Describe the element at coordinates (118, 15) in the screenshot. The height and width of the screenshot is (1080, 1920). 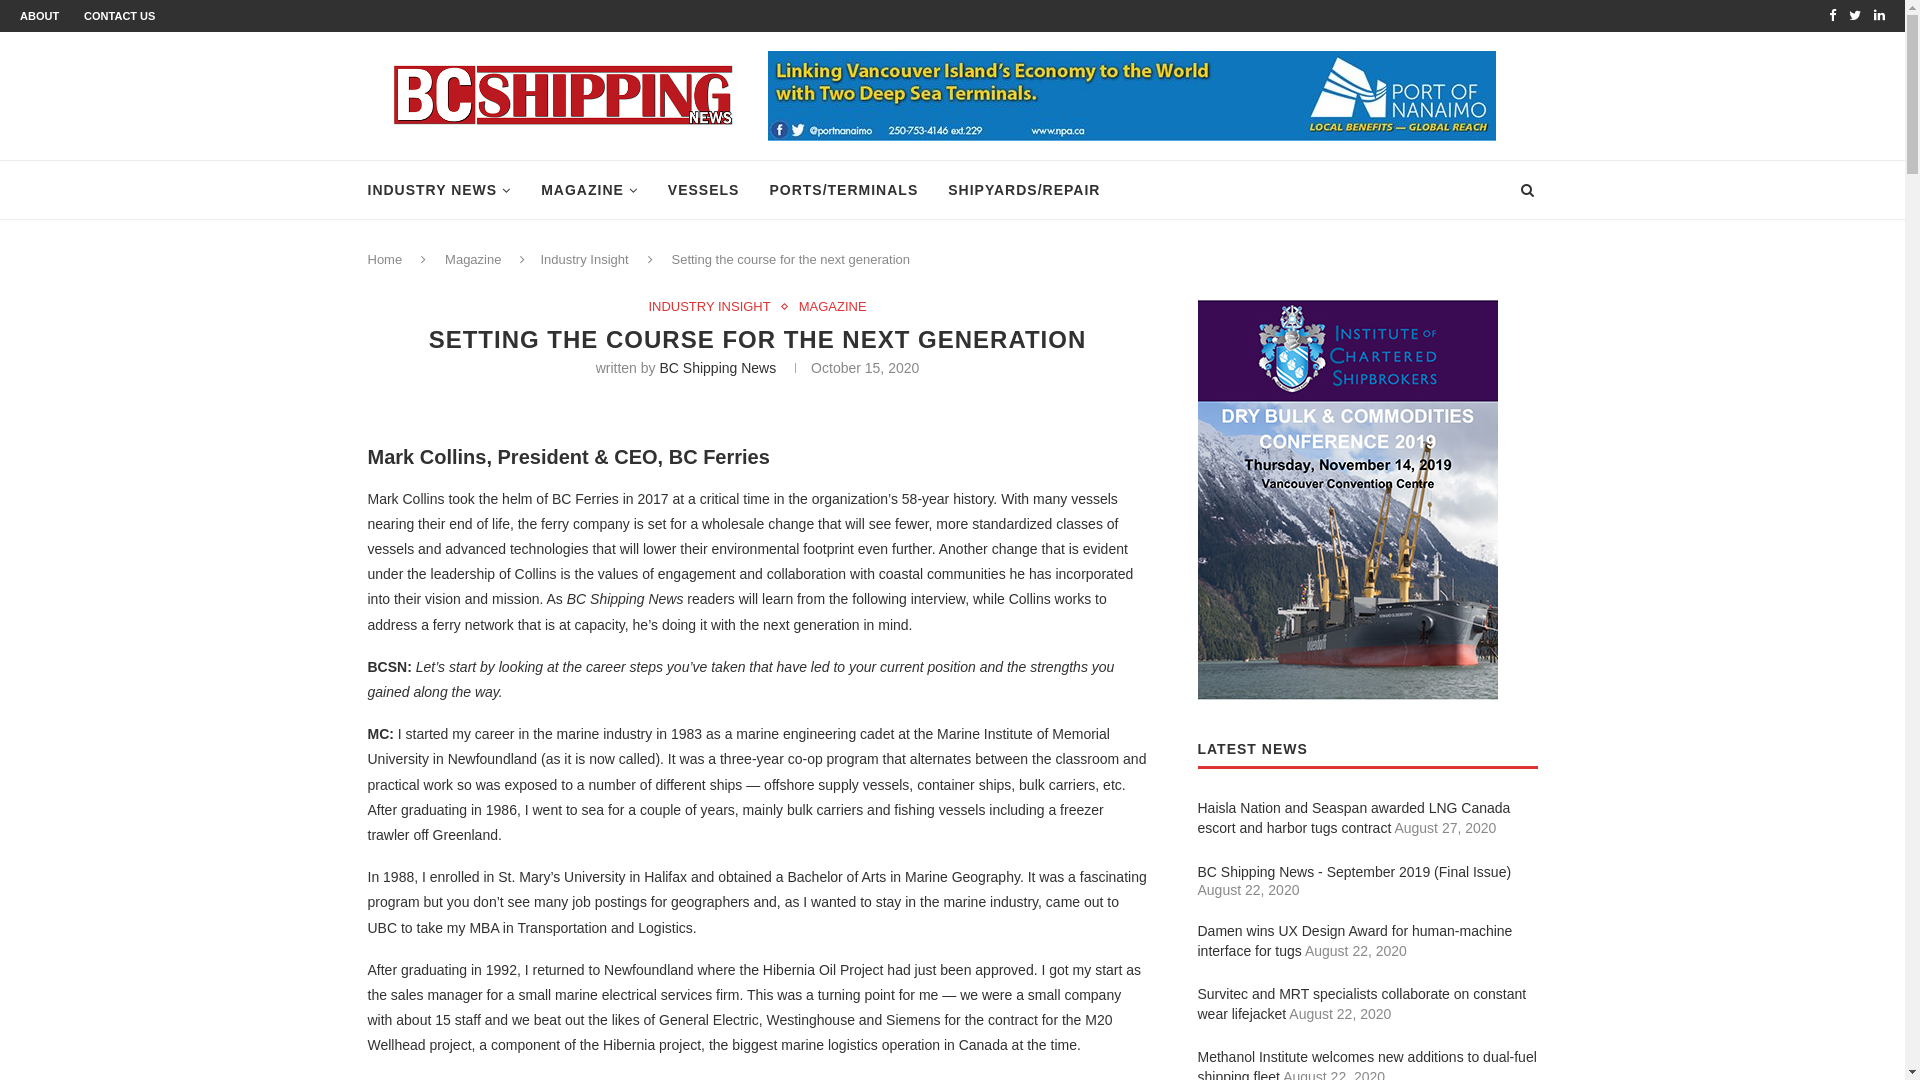
I see `'CONTACT US'` at that location.